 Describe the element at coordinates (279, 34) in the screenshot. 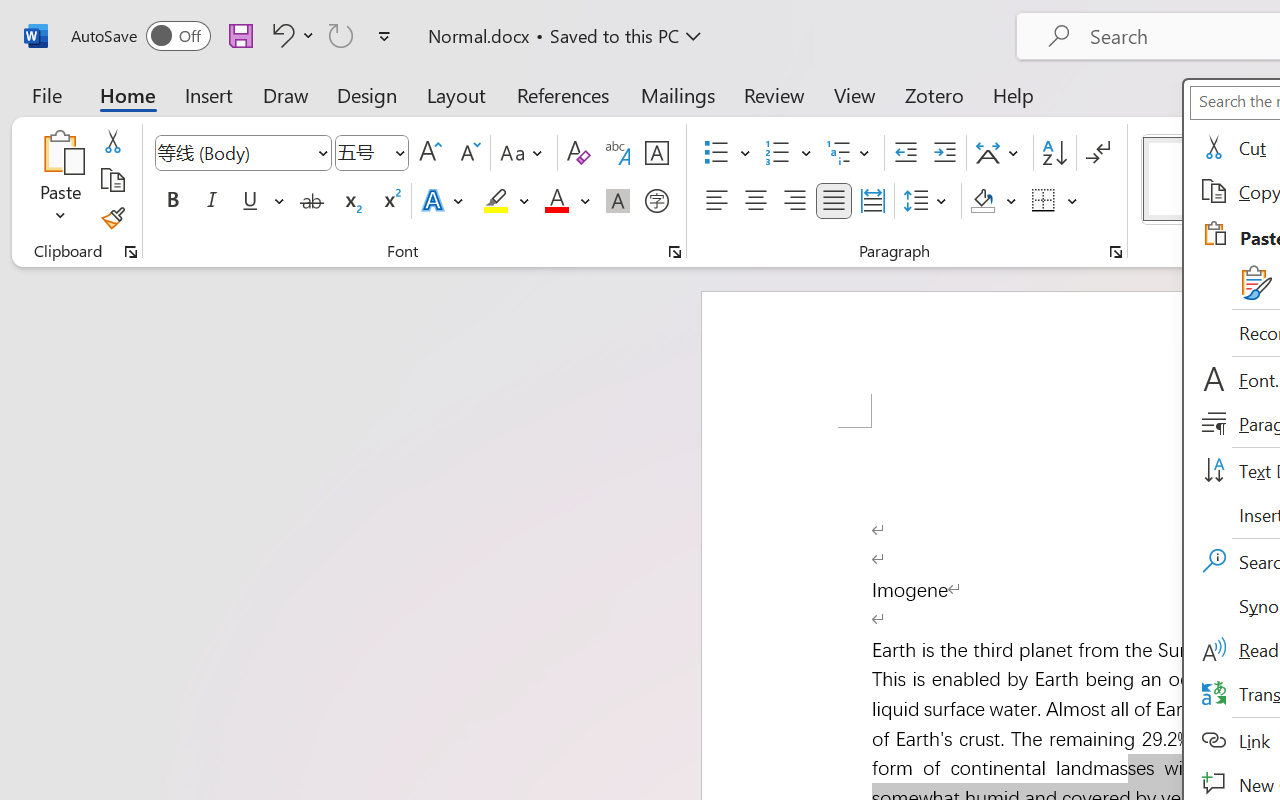

I see `'Undo Paste Text Only'` at that location.